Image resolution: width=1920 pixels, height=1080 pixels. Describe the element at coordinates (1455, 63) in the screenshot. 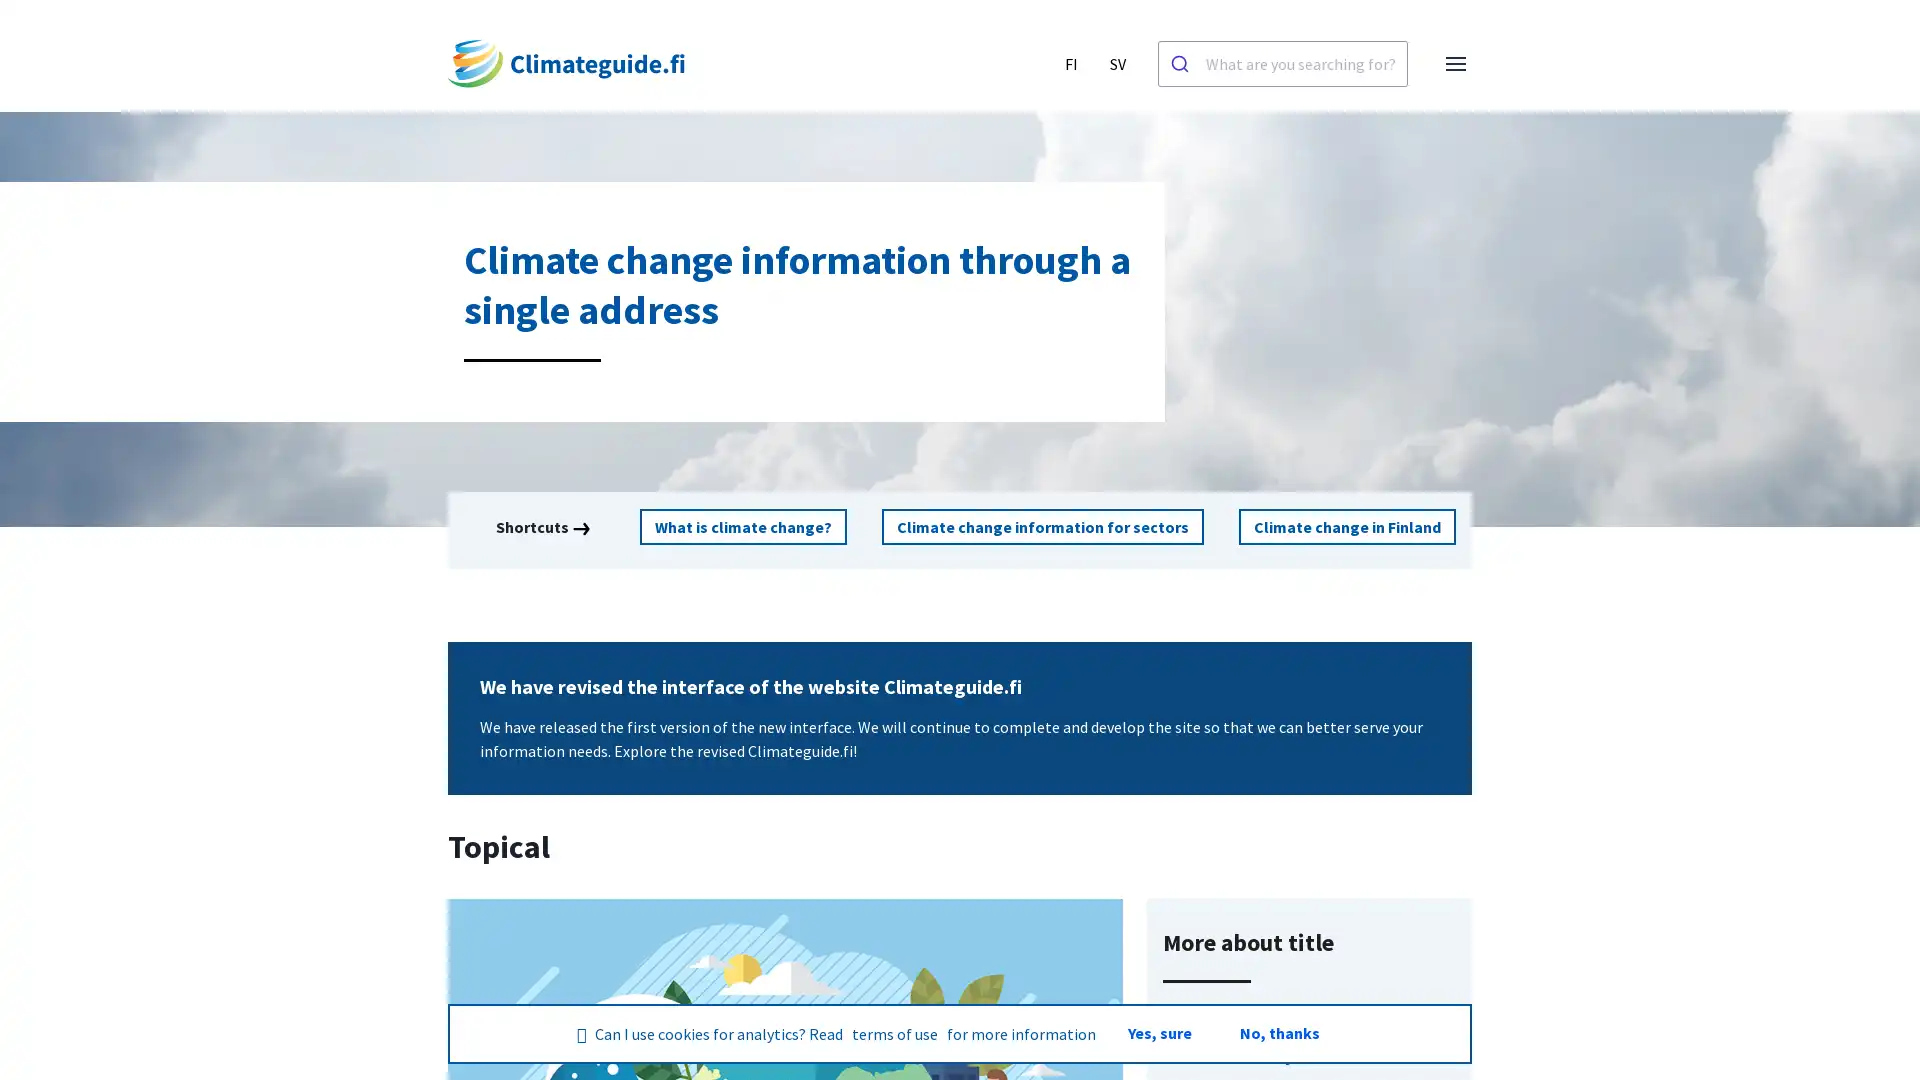

I see `Open menu` at that location.